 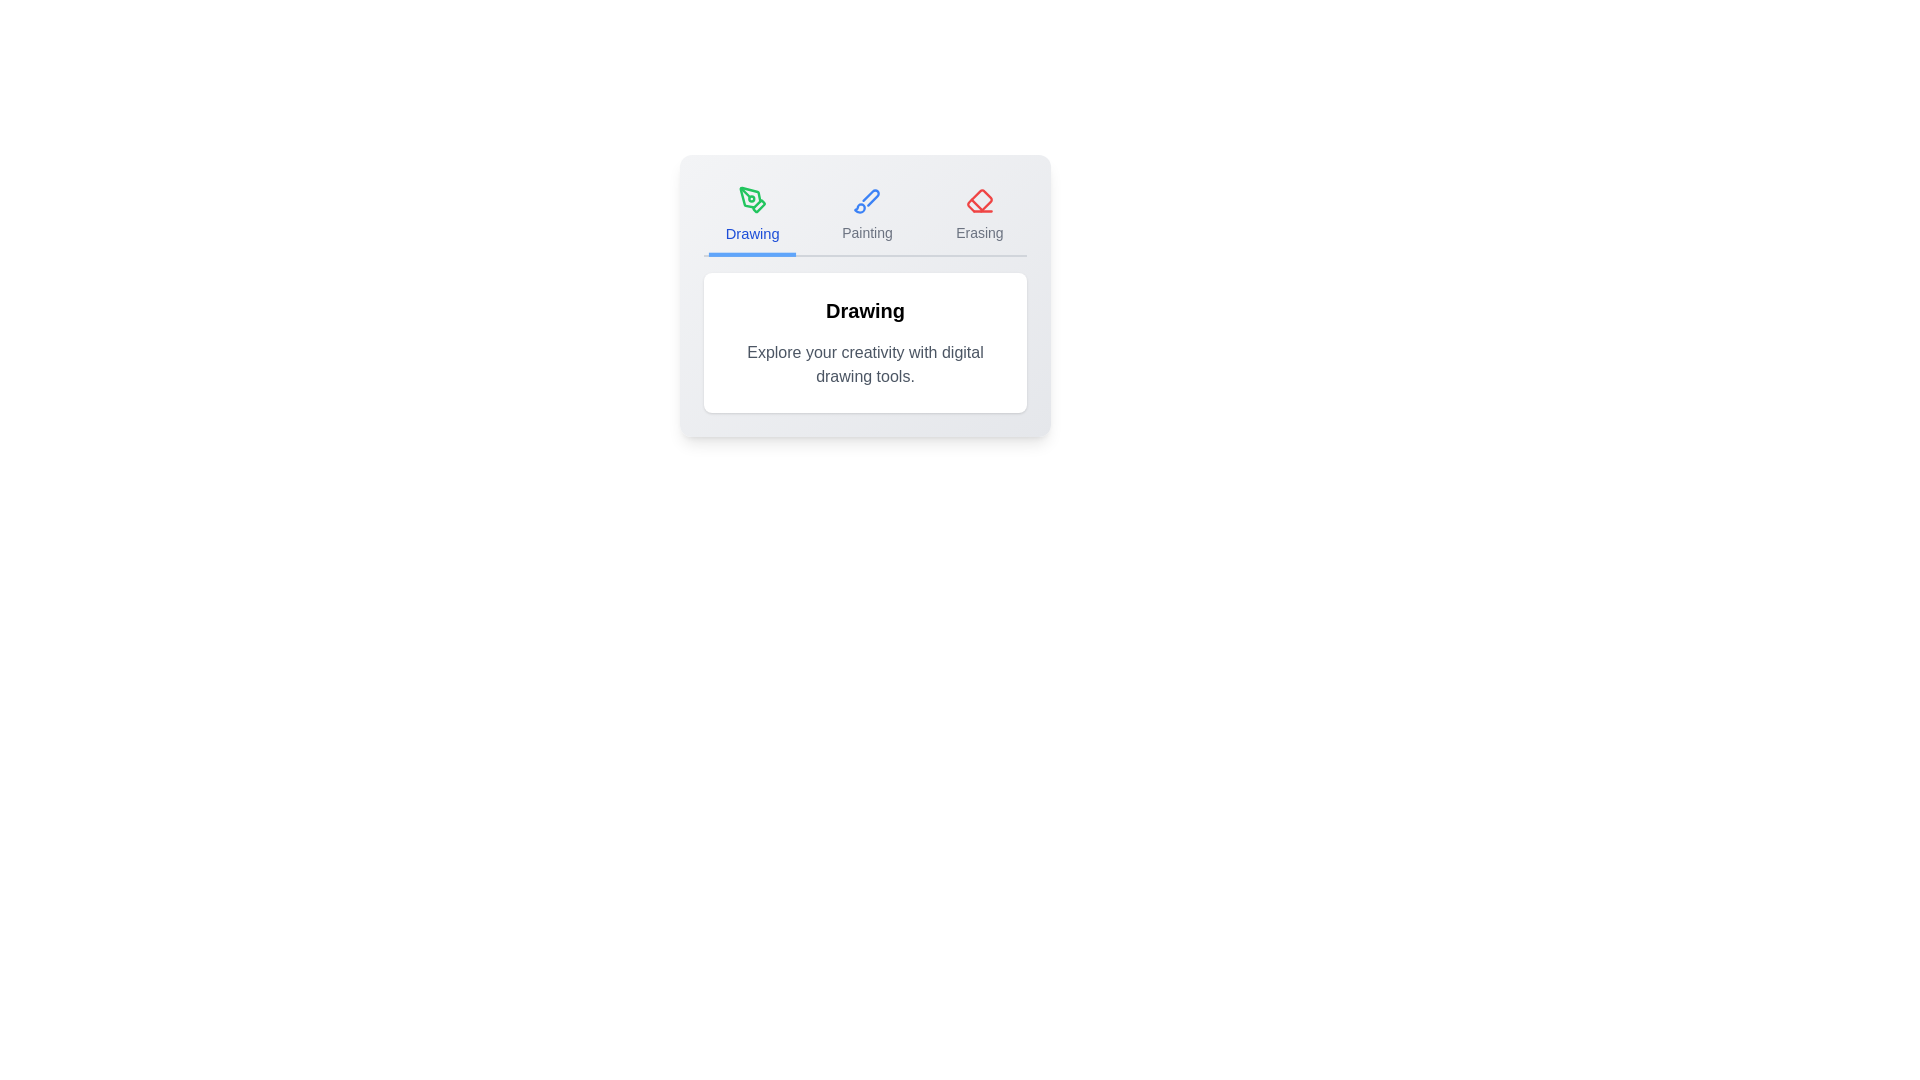 What do you see at coordinates (752, 216) in the screenshot?
I see `the tab labeled Drawing` at bounding box center [752, 216].